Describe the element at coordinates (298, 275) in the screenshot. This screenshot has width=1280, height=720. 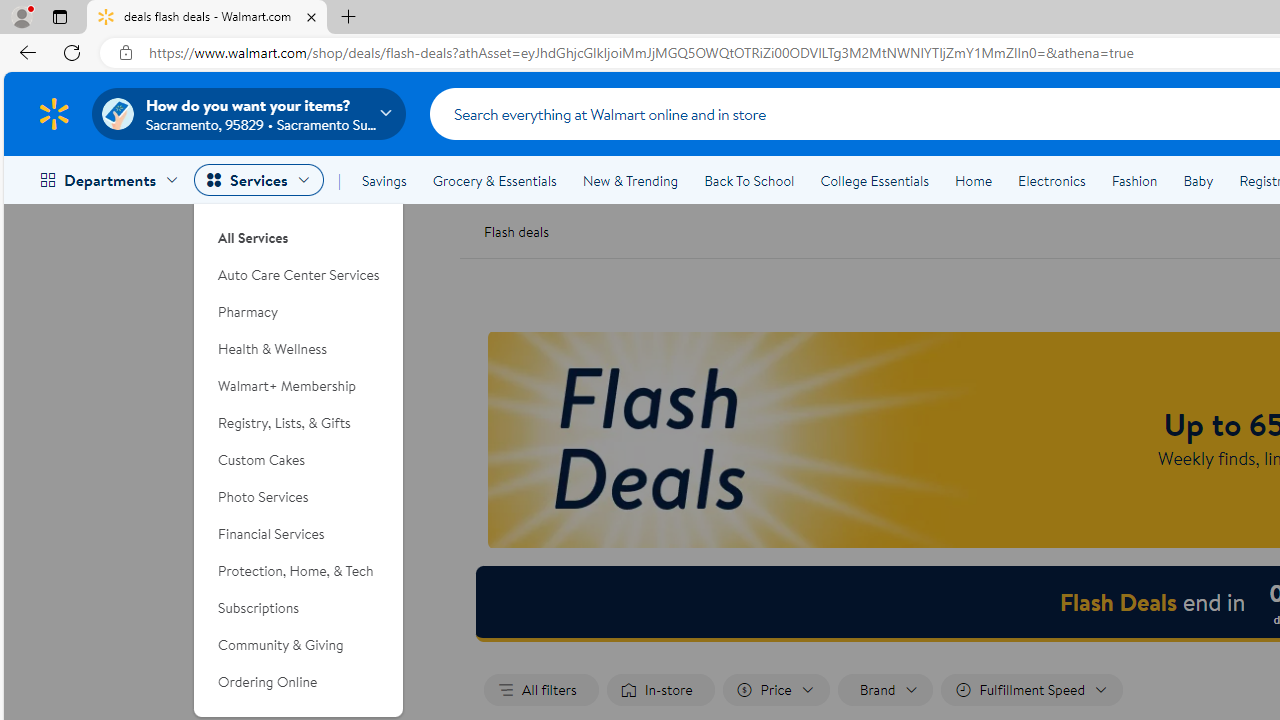
I see `'Auto Care Center Services'` at that location.